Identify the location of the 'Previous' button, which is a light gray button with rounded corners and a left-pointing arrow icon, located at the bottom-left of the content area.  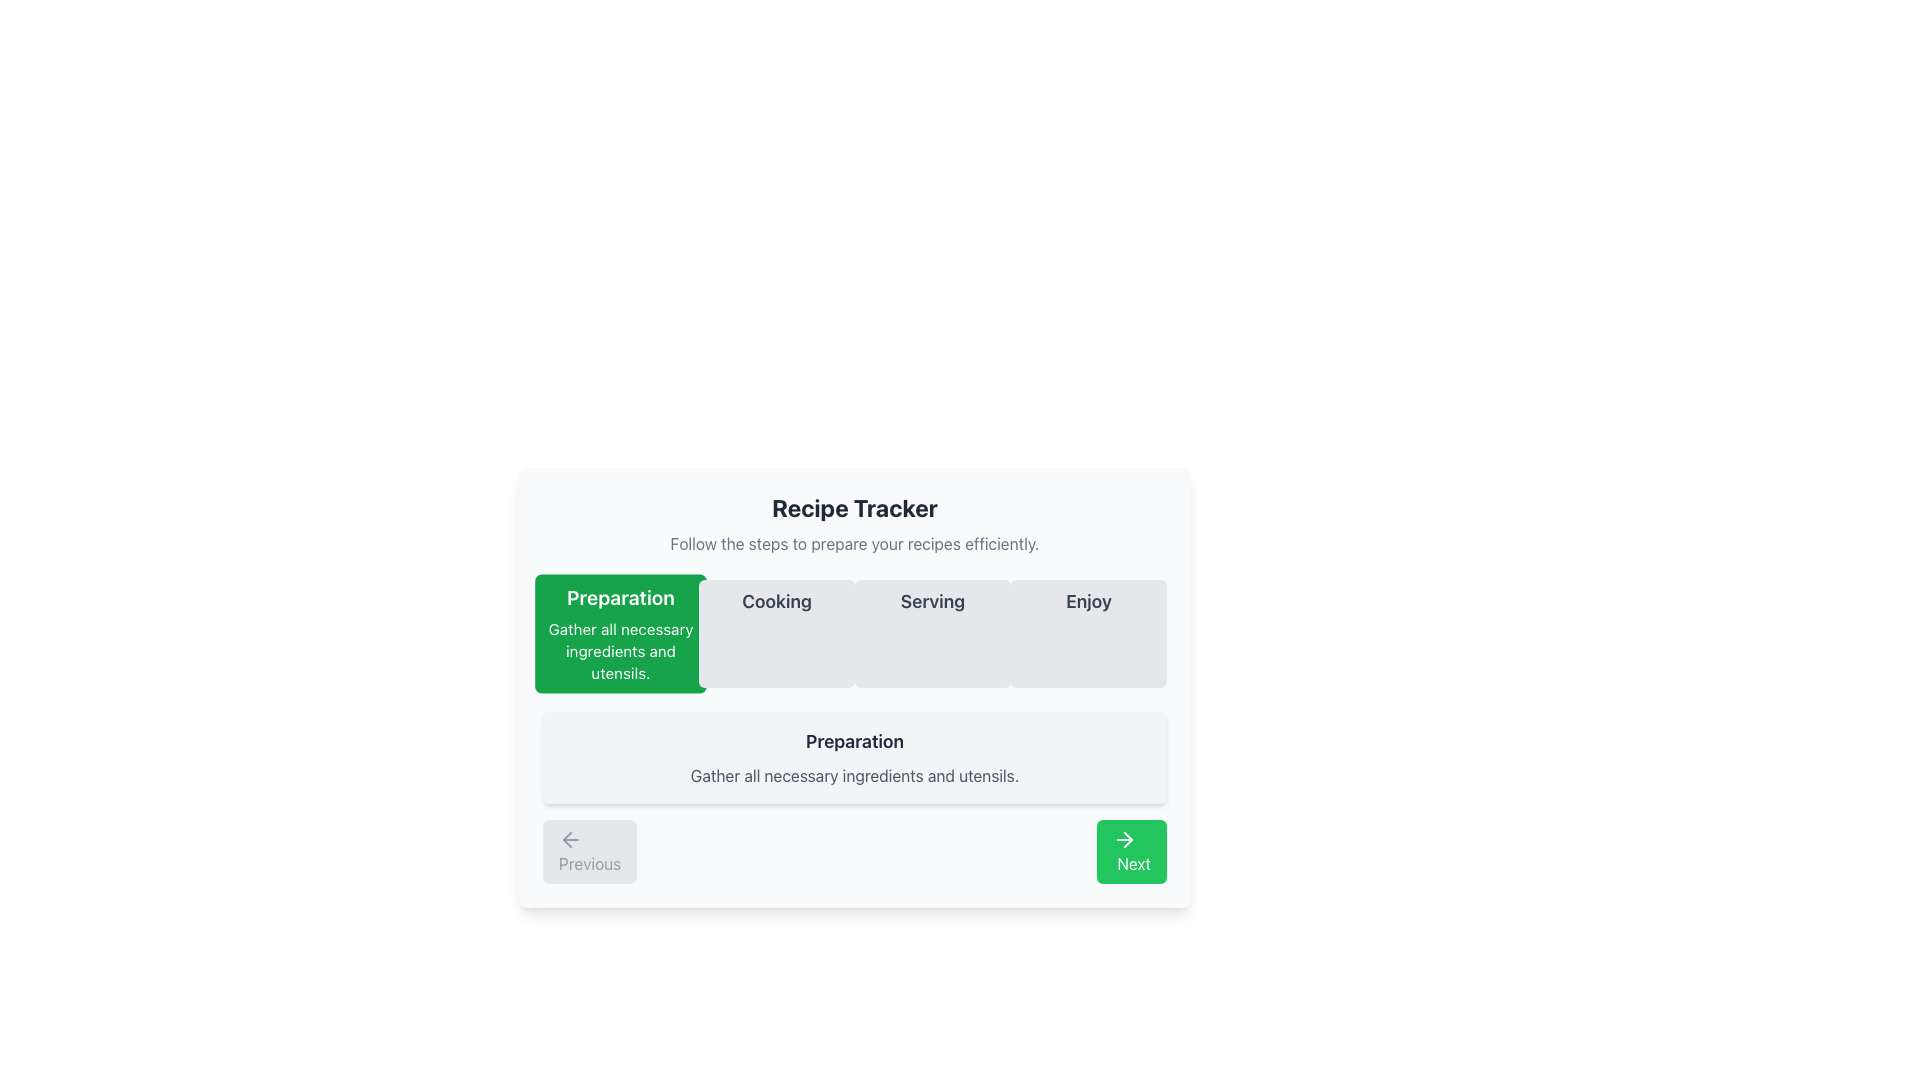
(589, 852).